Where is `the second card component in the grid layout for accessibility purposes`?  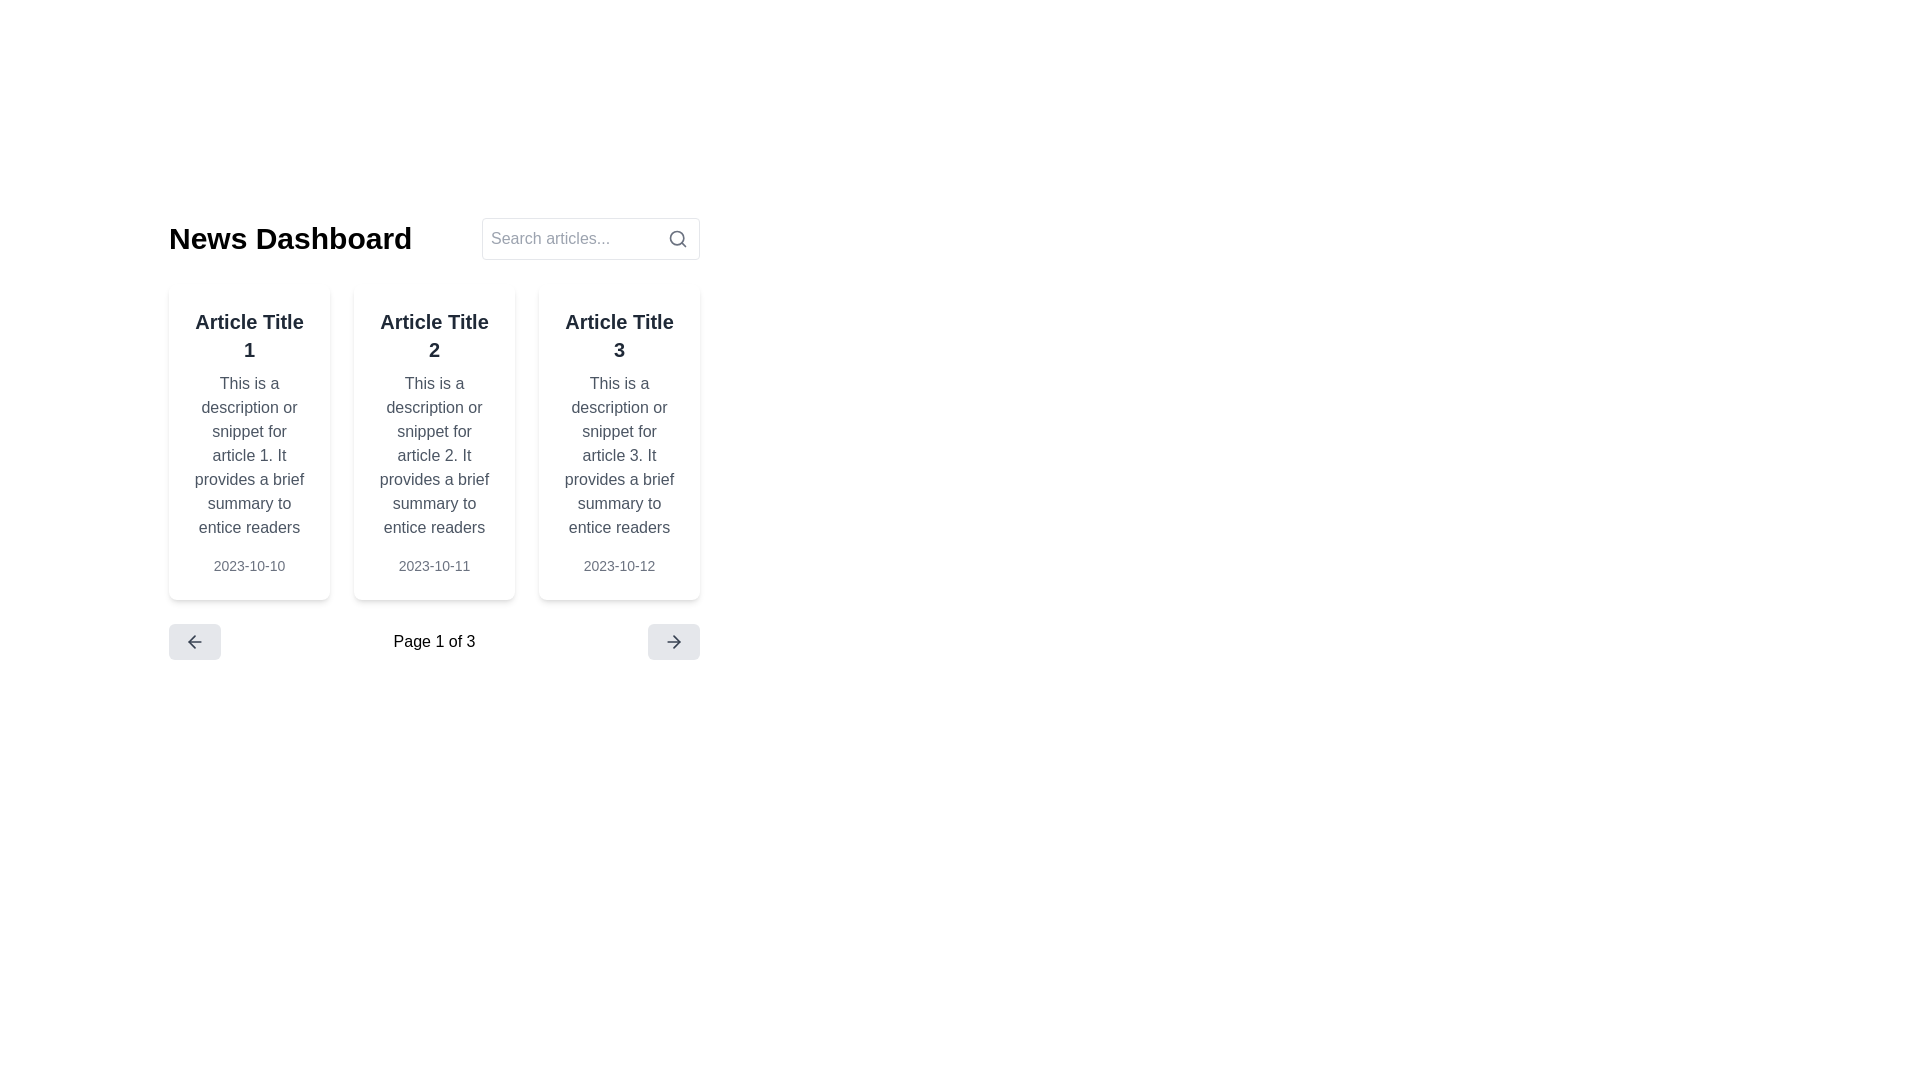 the second card component in the grid layout for accessibility purposes is located at coordinates (433, 441).